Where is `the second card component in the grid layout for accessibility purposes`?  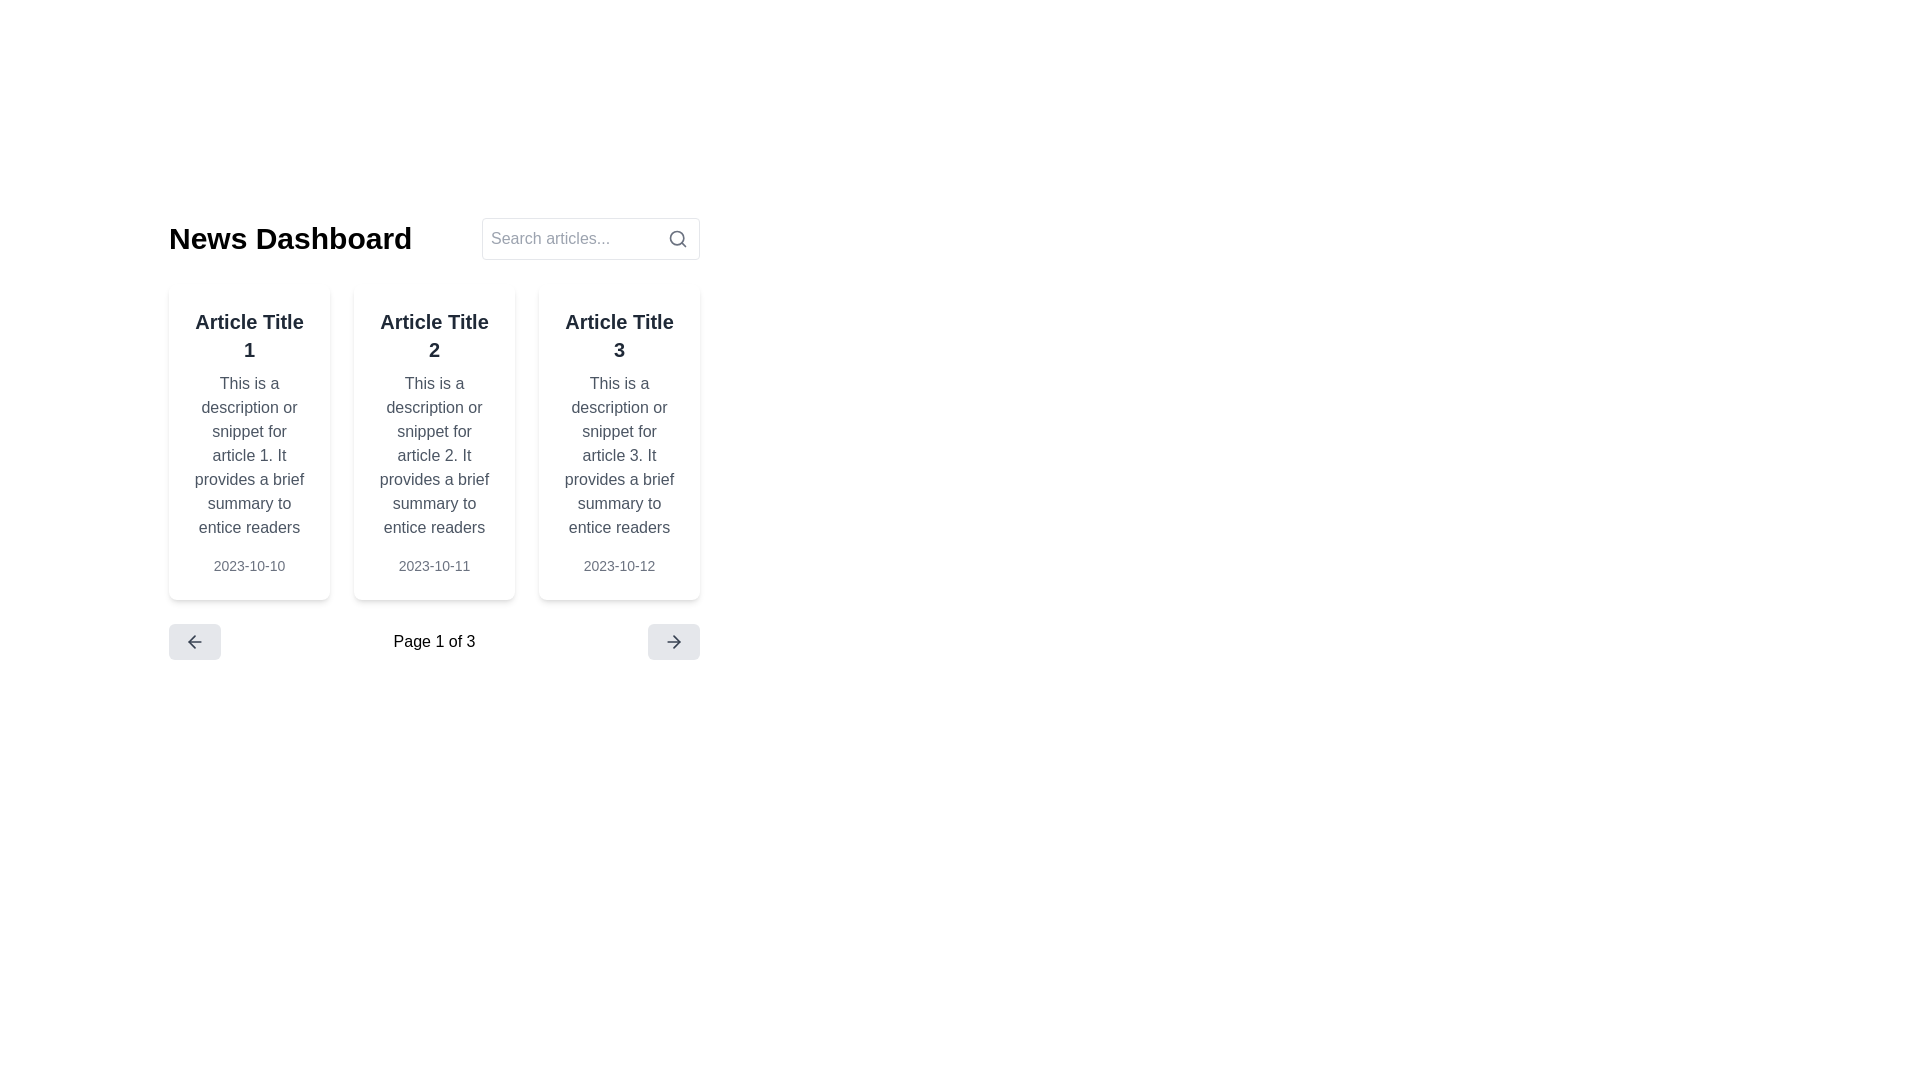 the second card component in the grid layout for accessibility purposes is located at coordinates (433, 441).